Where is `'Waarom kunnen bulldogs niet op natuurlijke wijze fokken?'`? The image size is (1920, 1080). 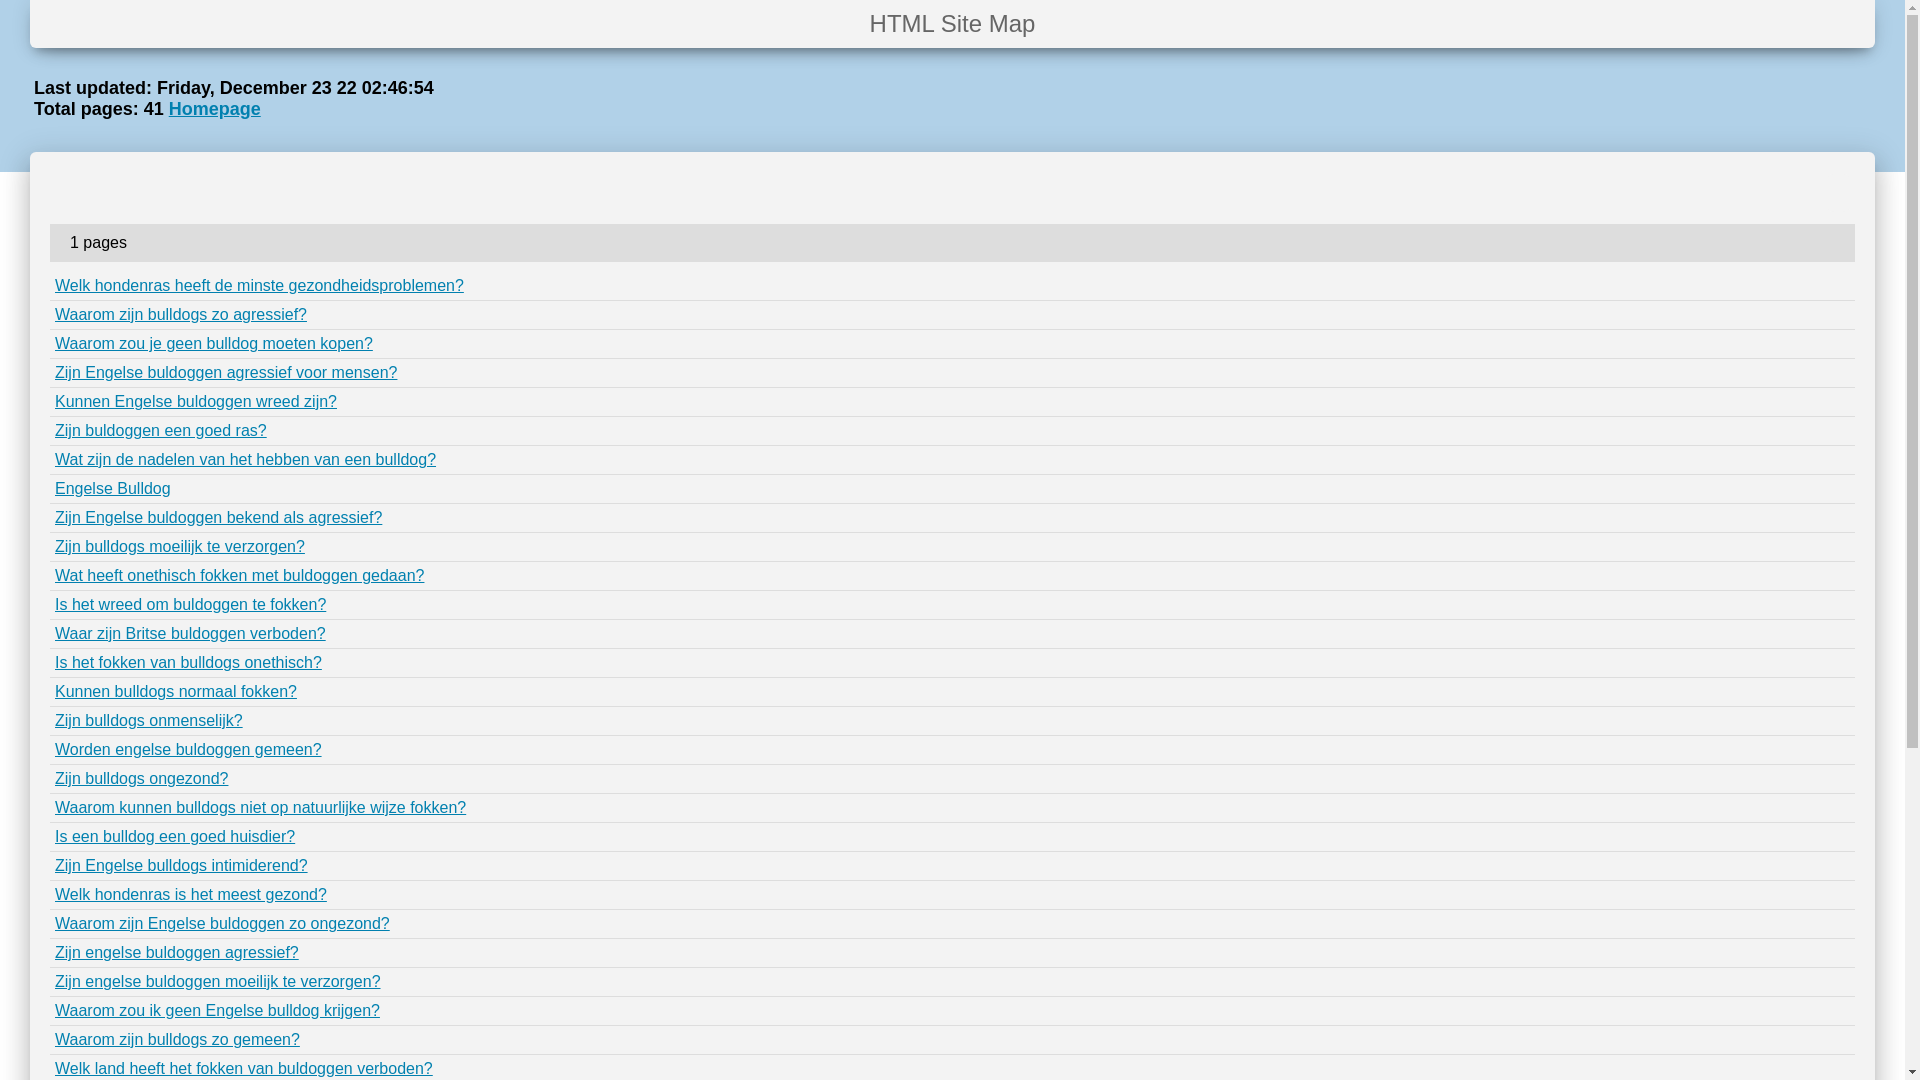 'Waarom kunnen bulldogs niet op natuurlijke wijze fokken?' is located at coordinates (259, 806).